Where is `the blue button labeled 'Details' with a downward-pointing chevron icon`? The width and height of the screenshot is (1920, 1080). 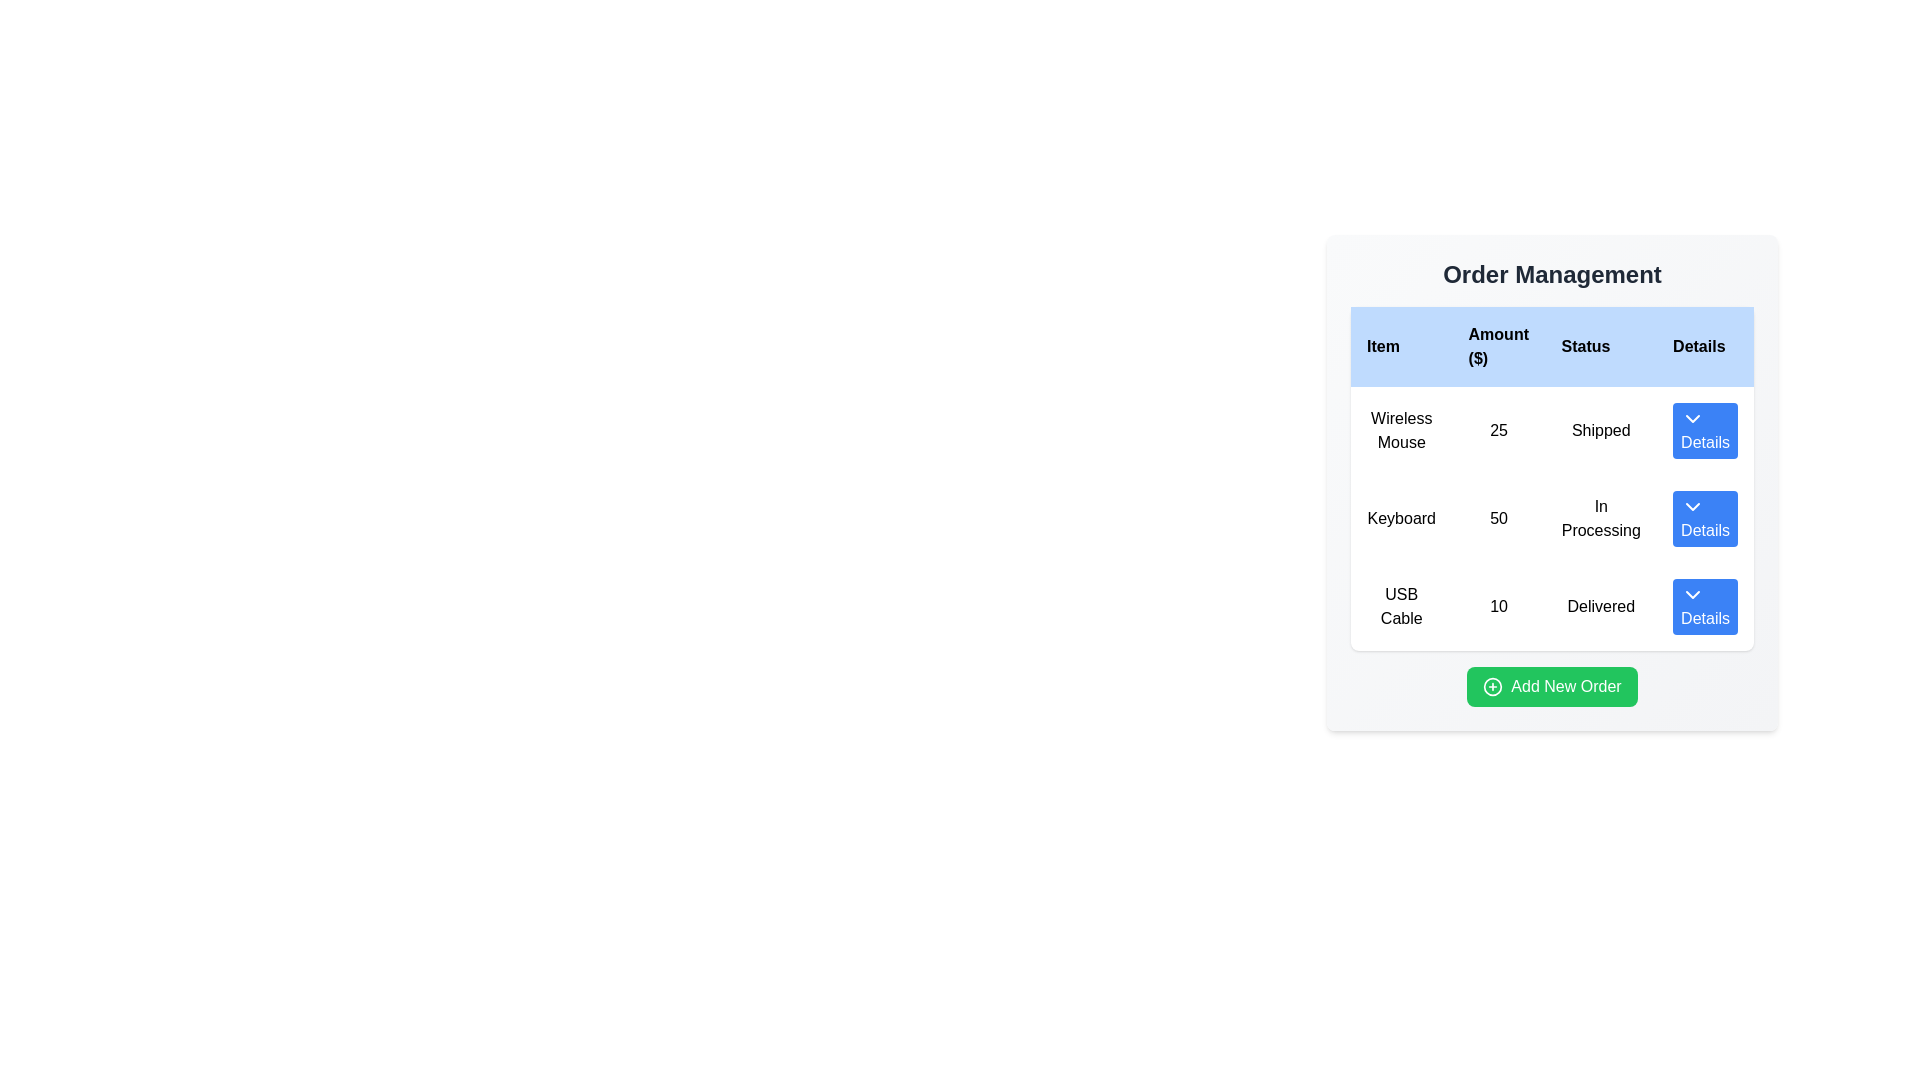
the blue button labeled 'Details' with a downward-pointing chevron icon is located at coordinates (1704, 605).